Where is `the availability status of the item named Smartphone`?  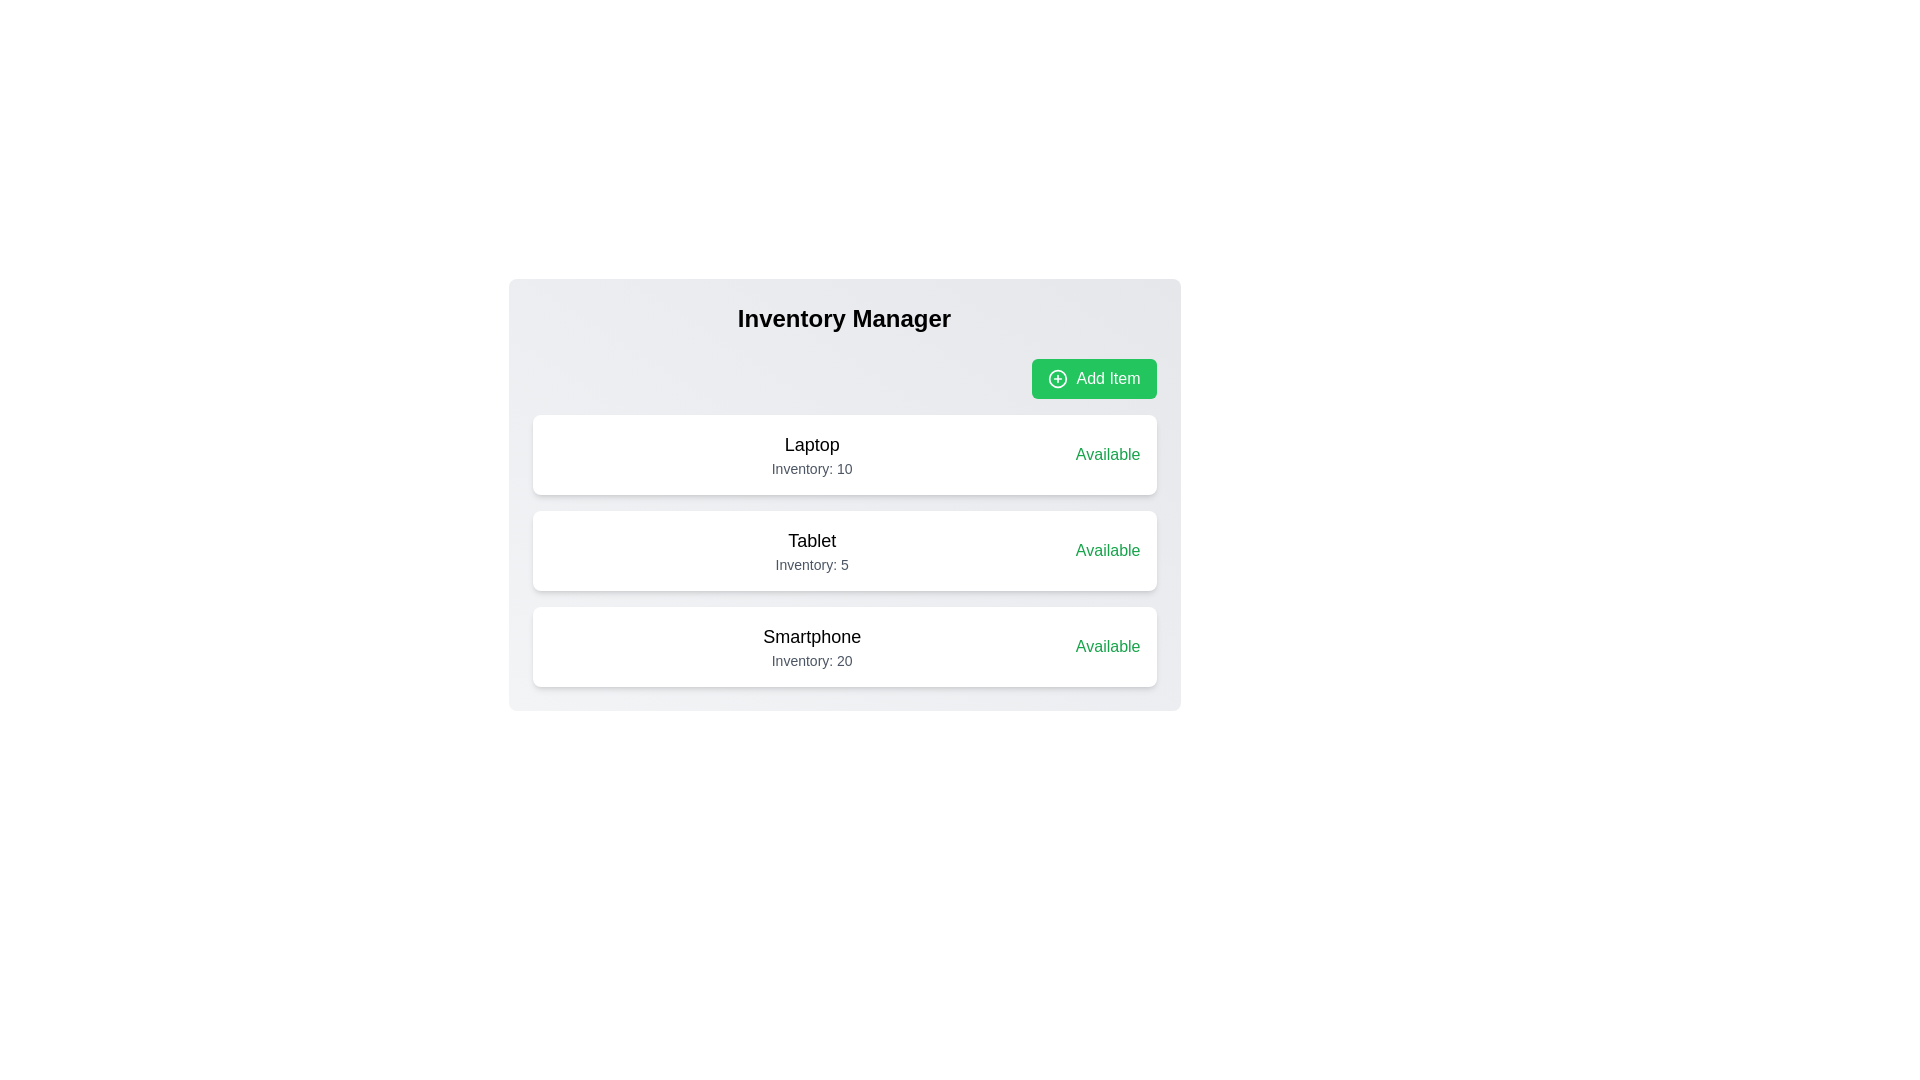 the availability status of the item named Smartphone is located at coordinates (1107, 647).